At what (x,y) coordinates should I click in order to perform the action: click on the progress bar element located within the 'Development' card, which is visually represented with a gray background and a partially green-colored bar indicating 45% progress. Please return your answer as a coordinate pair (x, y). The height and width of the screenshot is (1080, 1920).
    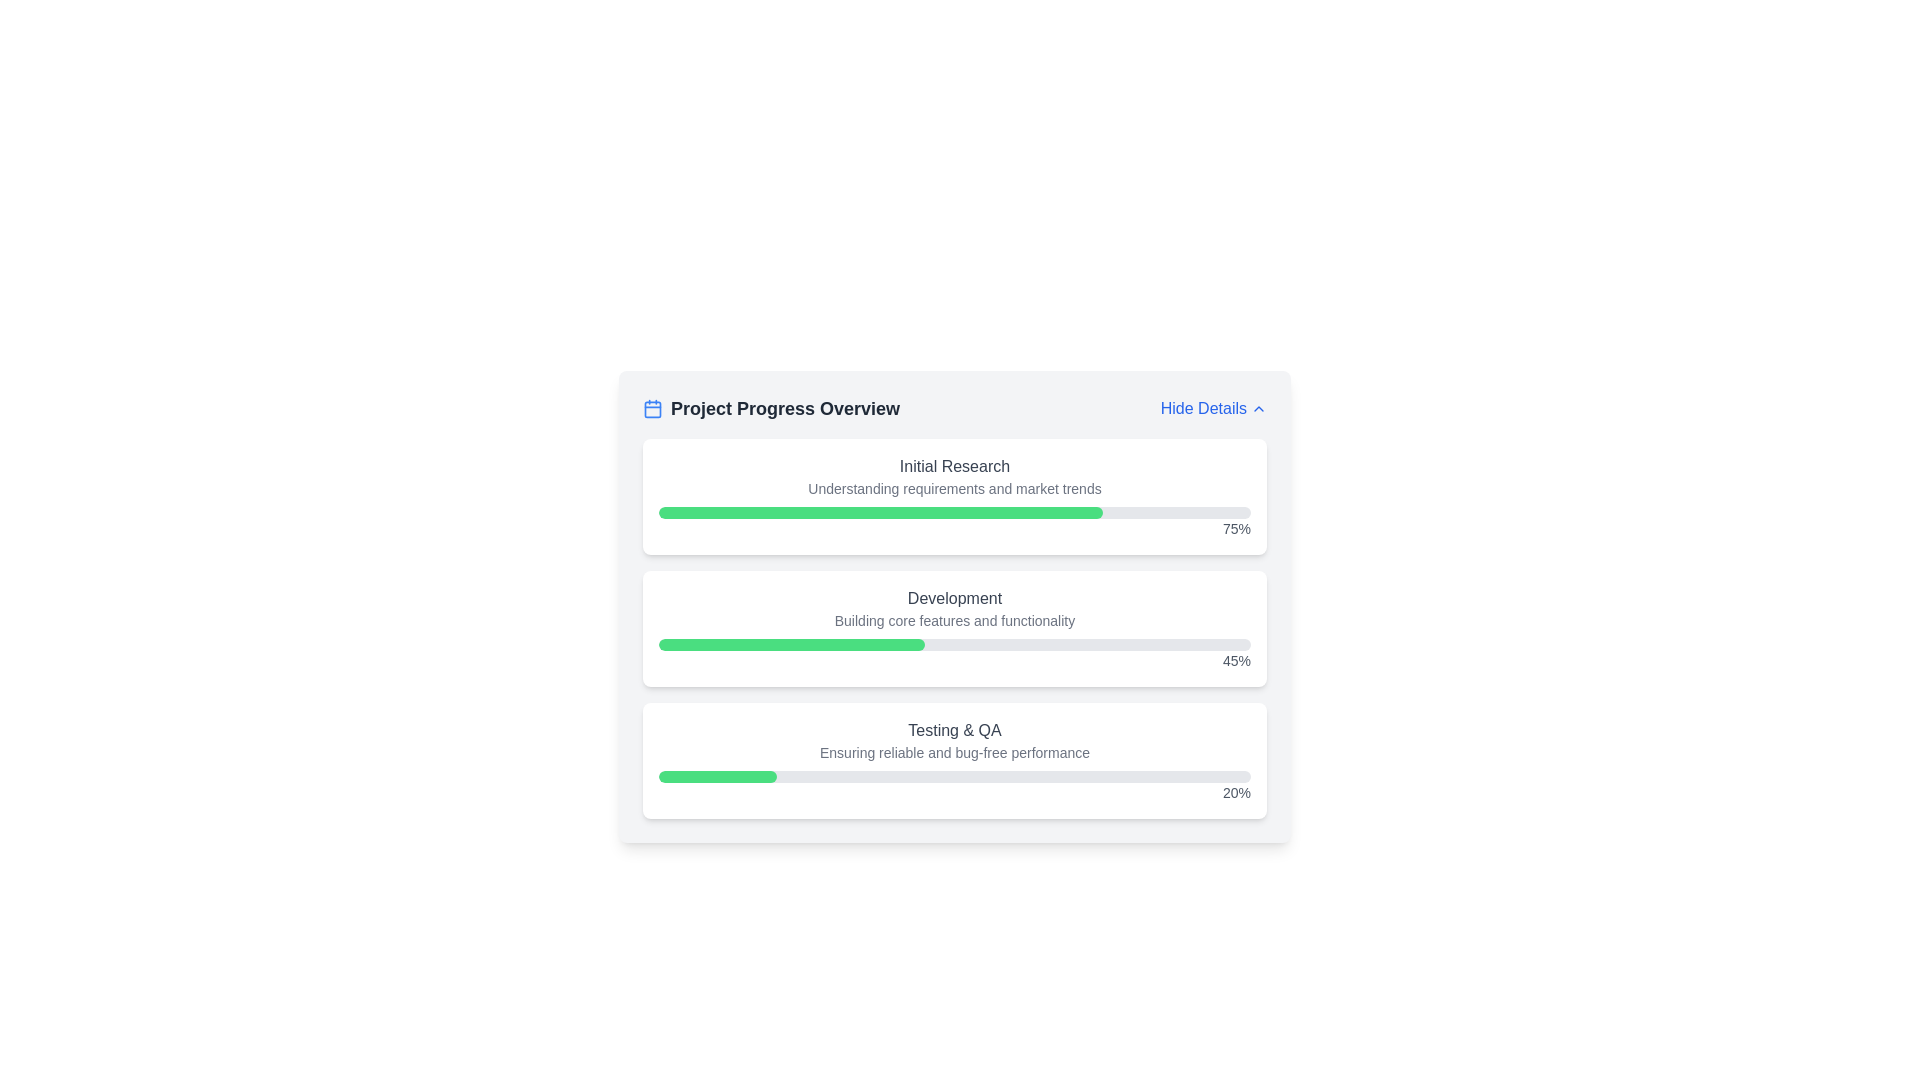
    Looking at the image, I should click on (954, 644).